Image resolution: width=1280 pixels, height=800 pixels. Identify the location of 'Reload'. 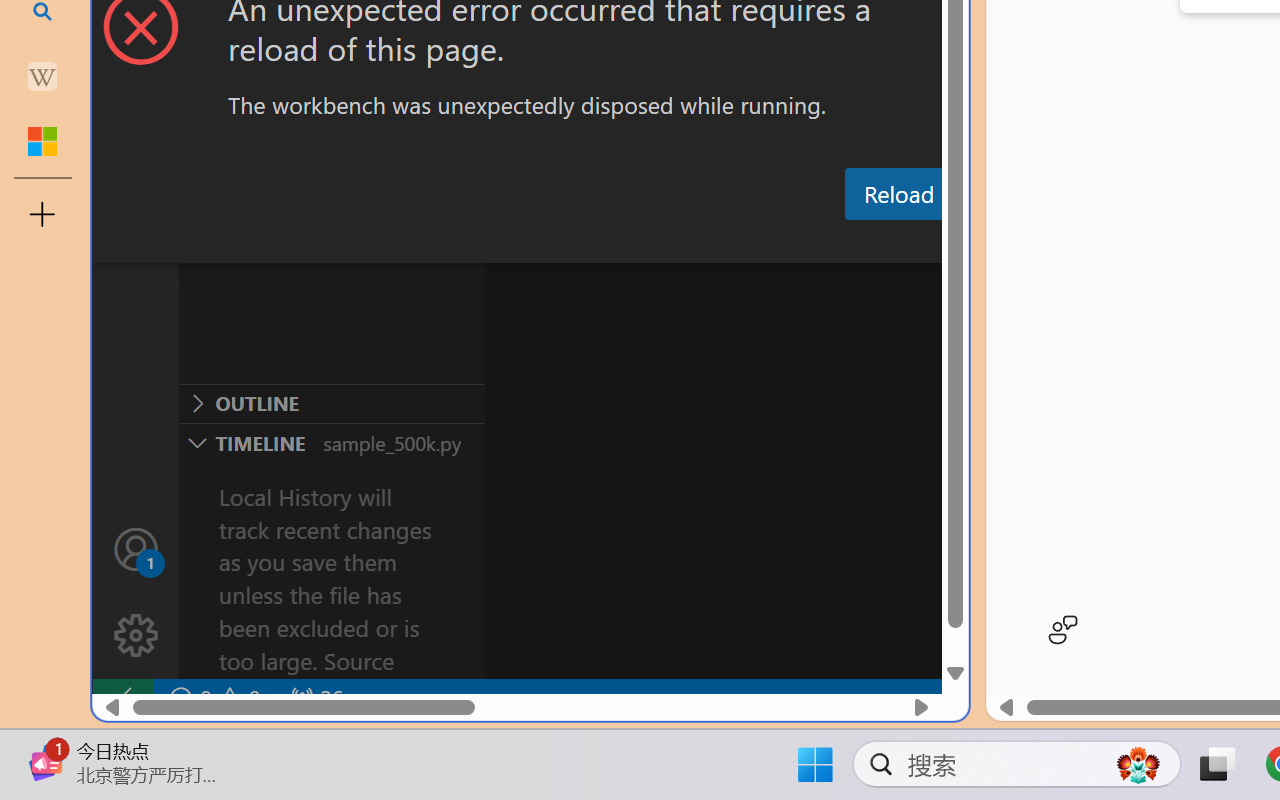
(897, 192).